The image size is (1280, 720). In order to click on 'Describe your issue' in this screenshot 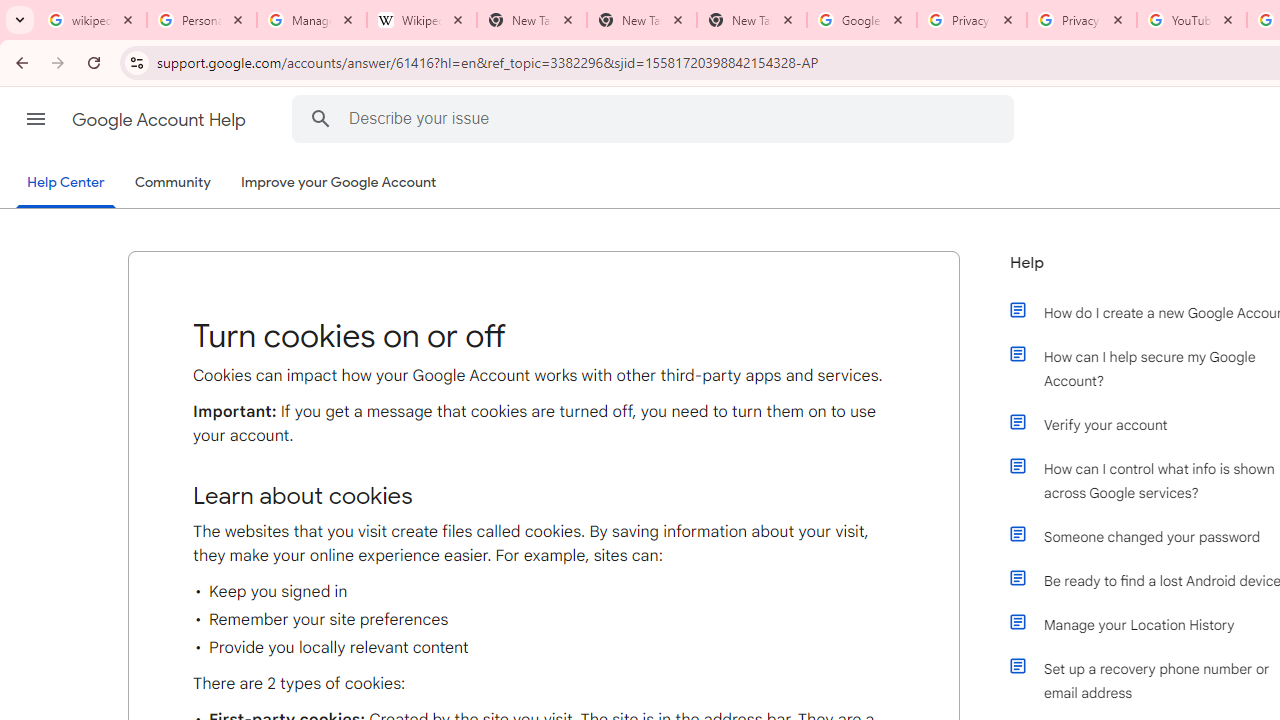, I will do `click(656, 118)`.